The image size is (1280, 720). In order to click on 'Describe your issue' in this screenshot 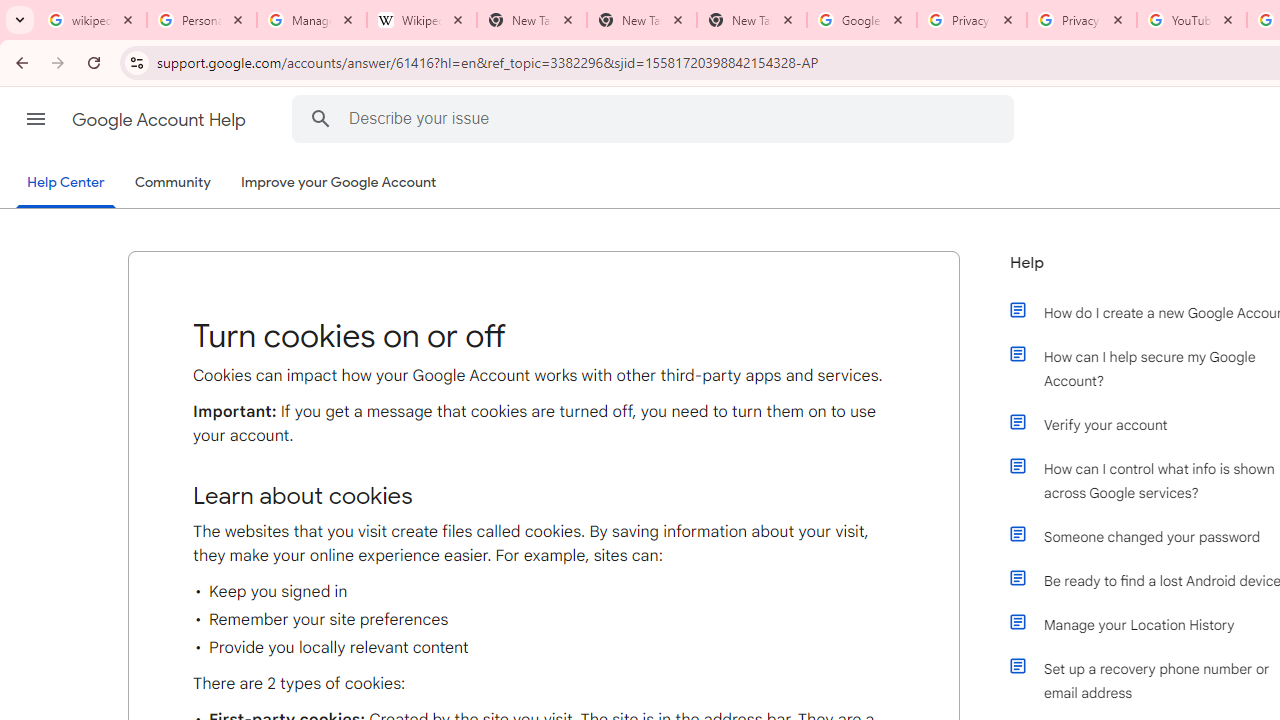, I will do `click(656, 118)`.